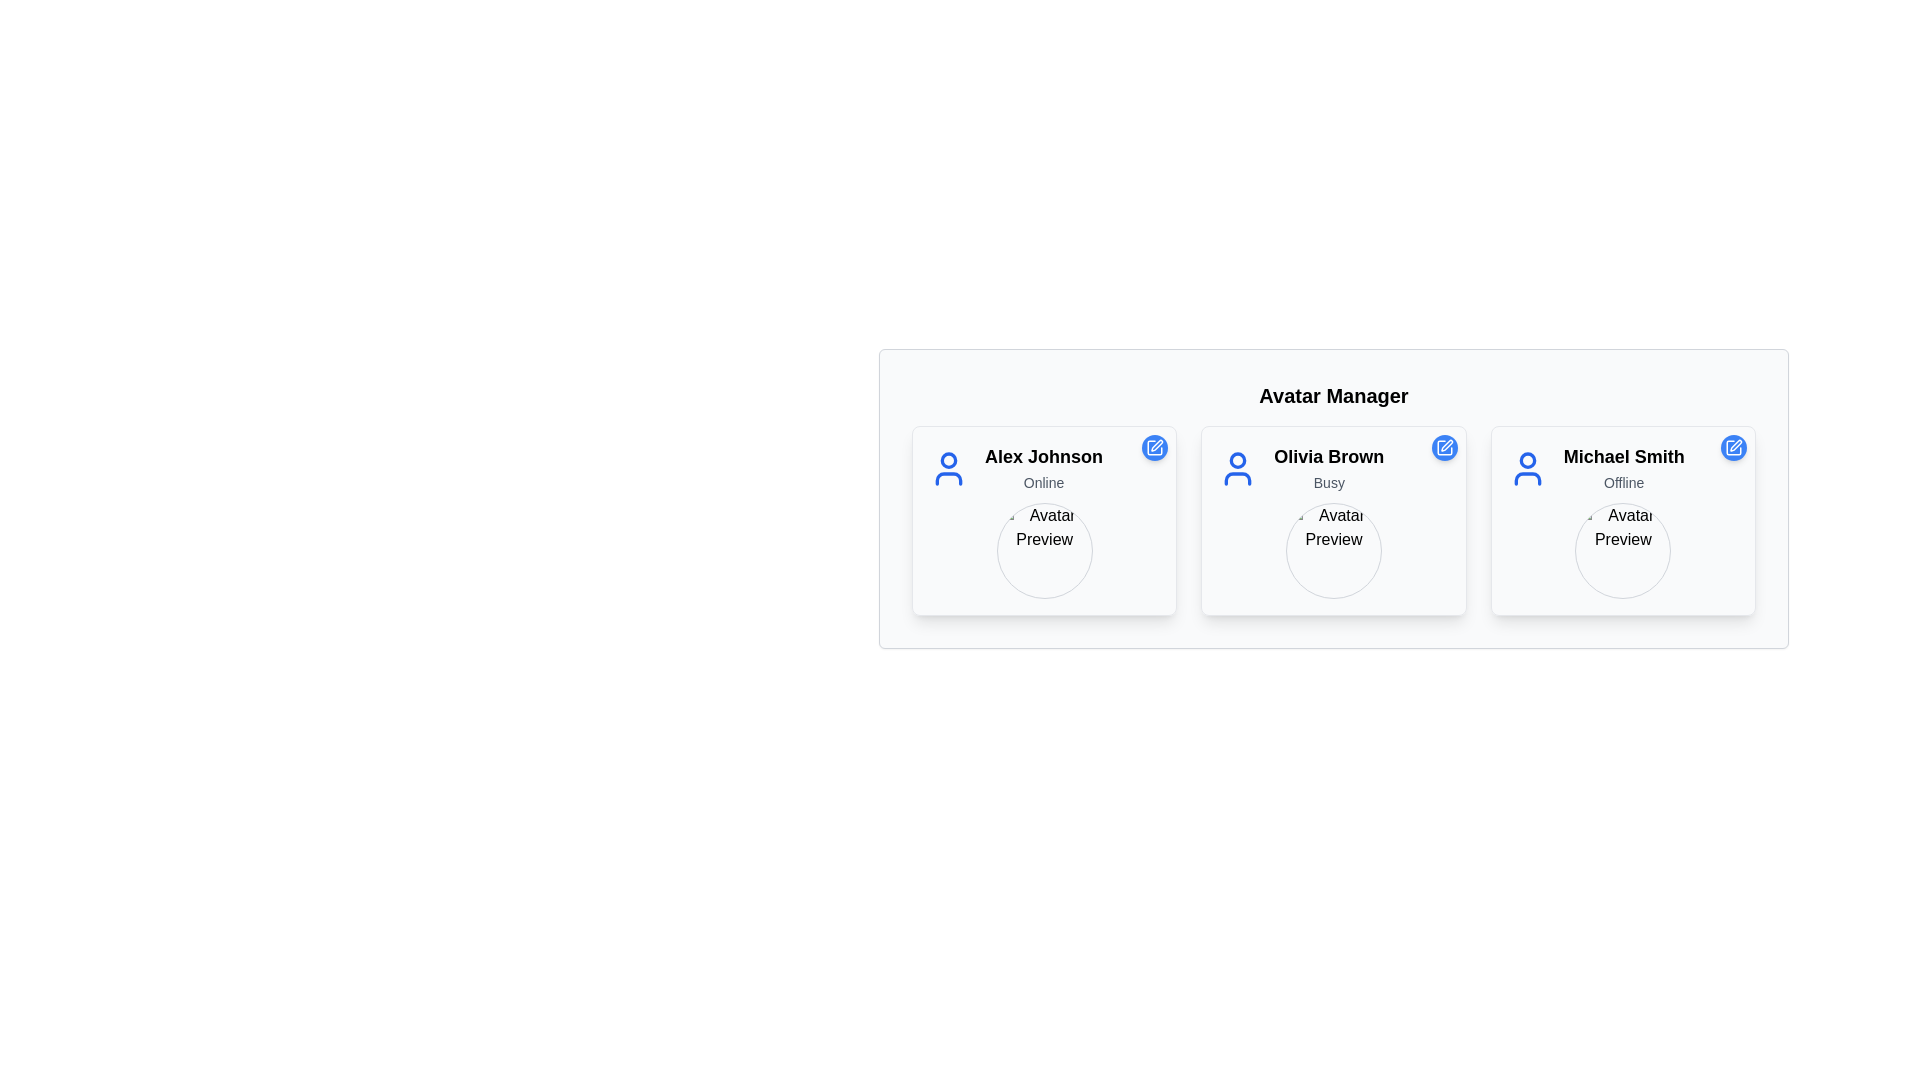  What do you see at coordinates (1334, 551) in the screenshot?
I see `the circular image placeholder with the text 'Avatar Preview' at the center of the card titled 'Olivia Brown'` at bounding box center [1334, 551].